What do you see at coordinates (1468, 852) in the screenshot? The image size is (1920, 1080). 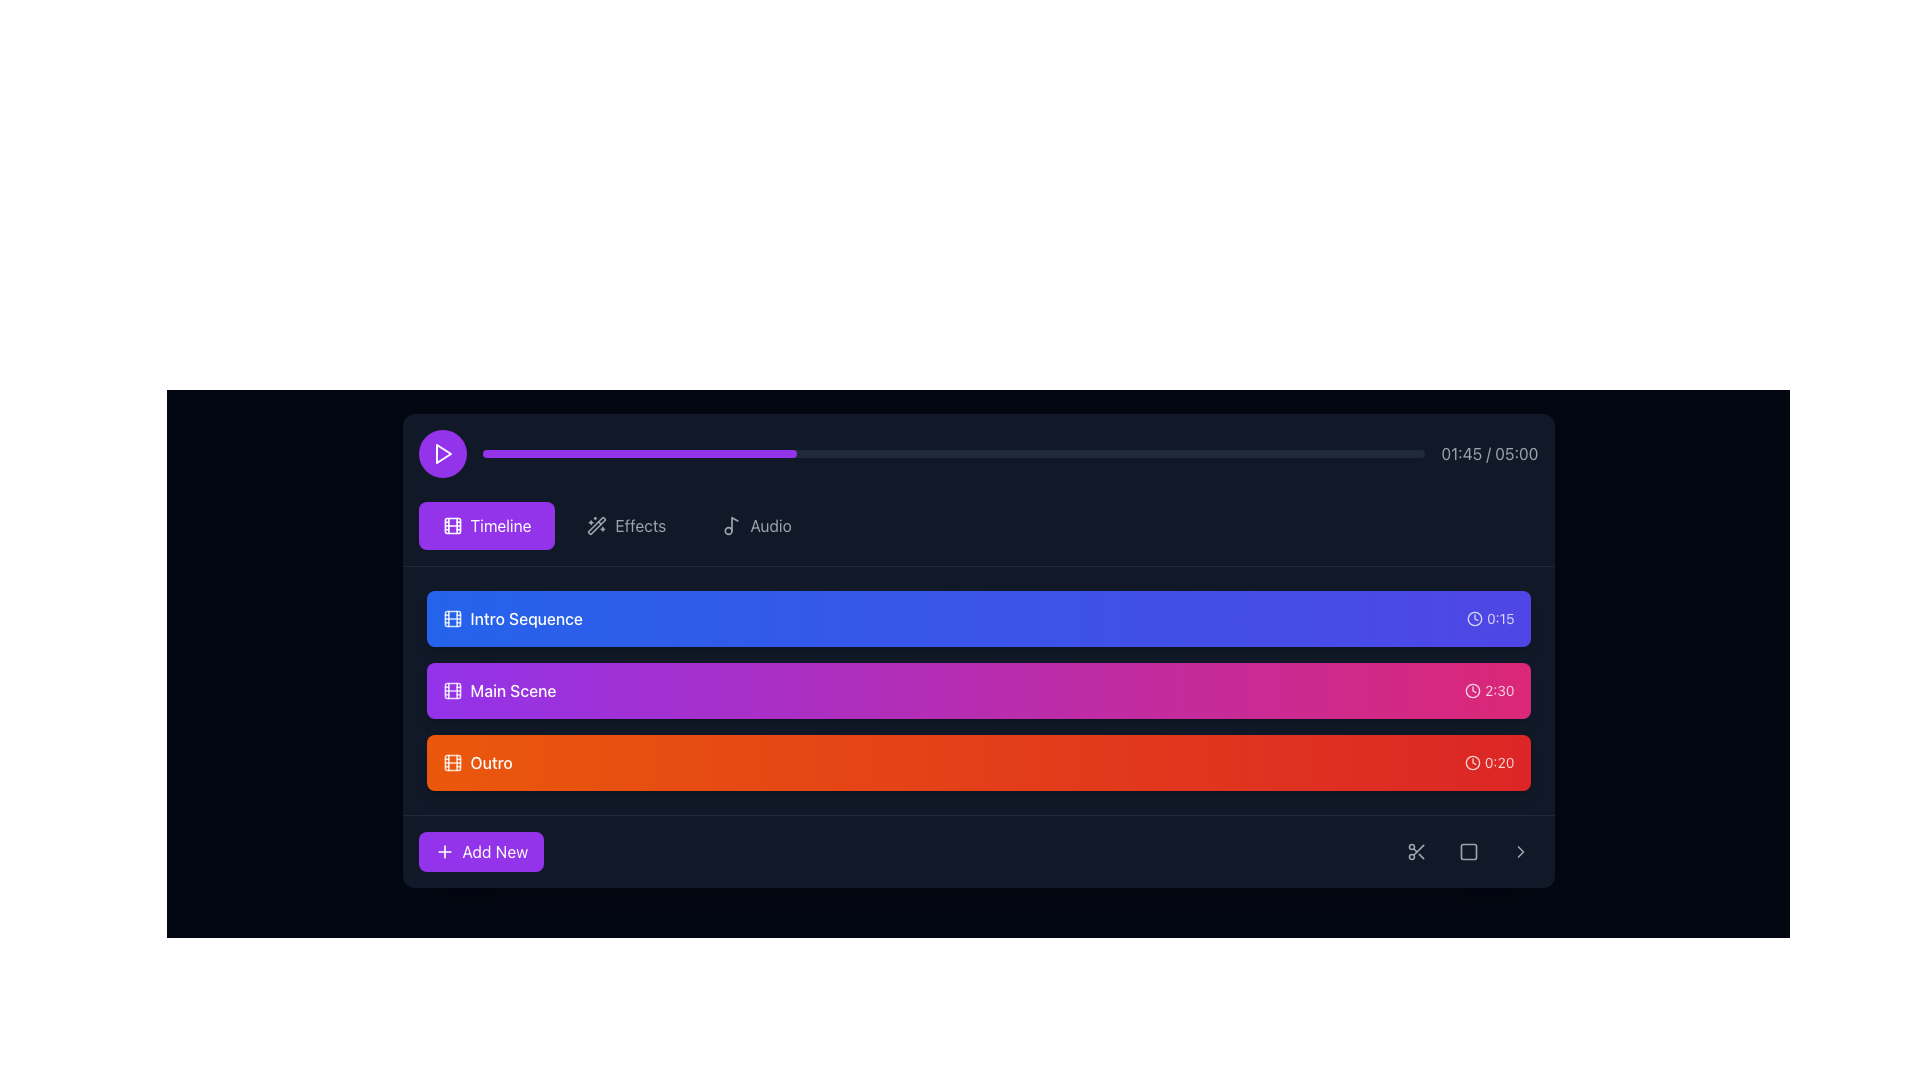 I see `the small square icon` at bounding box center [1468, 852].